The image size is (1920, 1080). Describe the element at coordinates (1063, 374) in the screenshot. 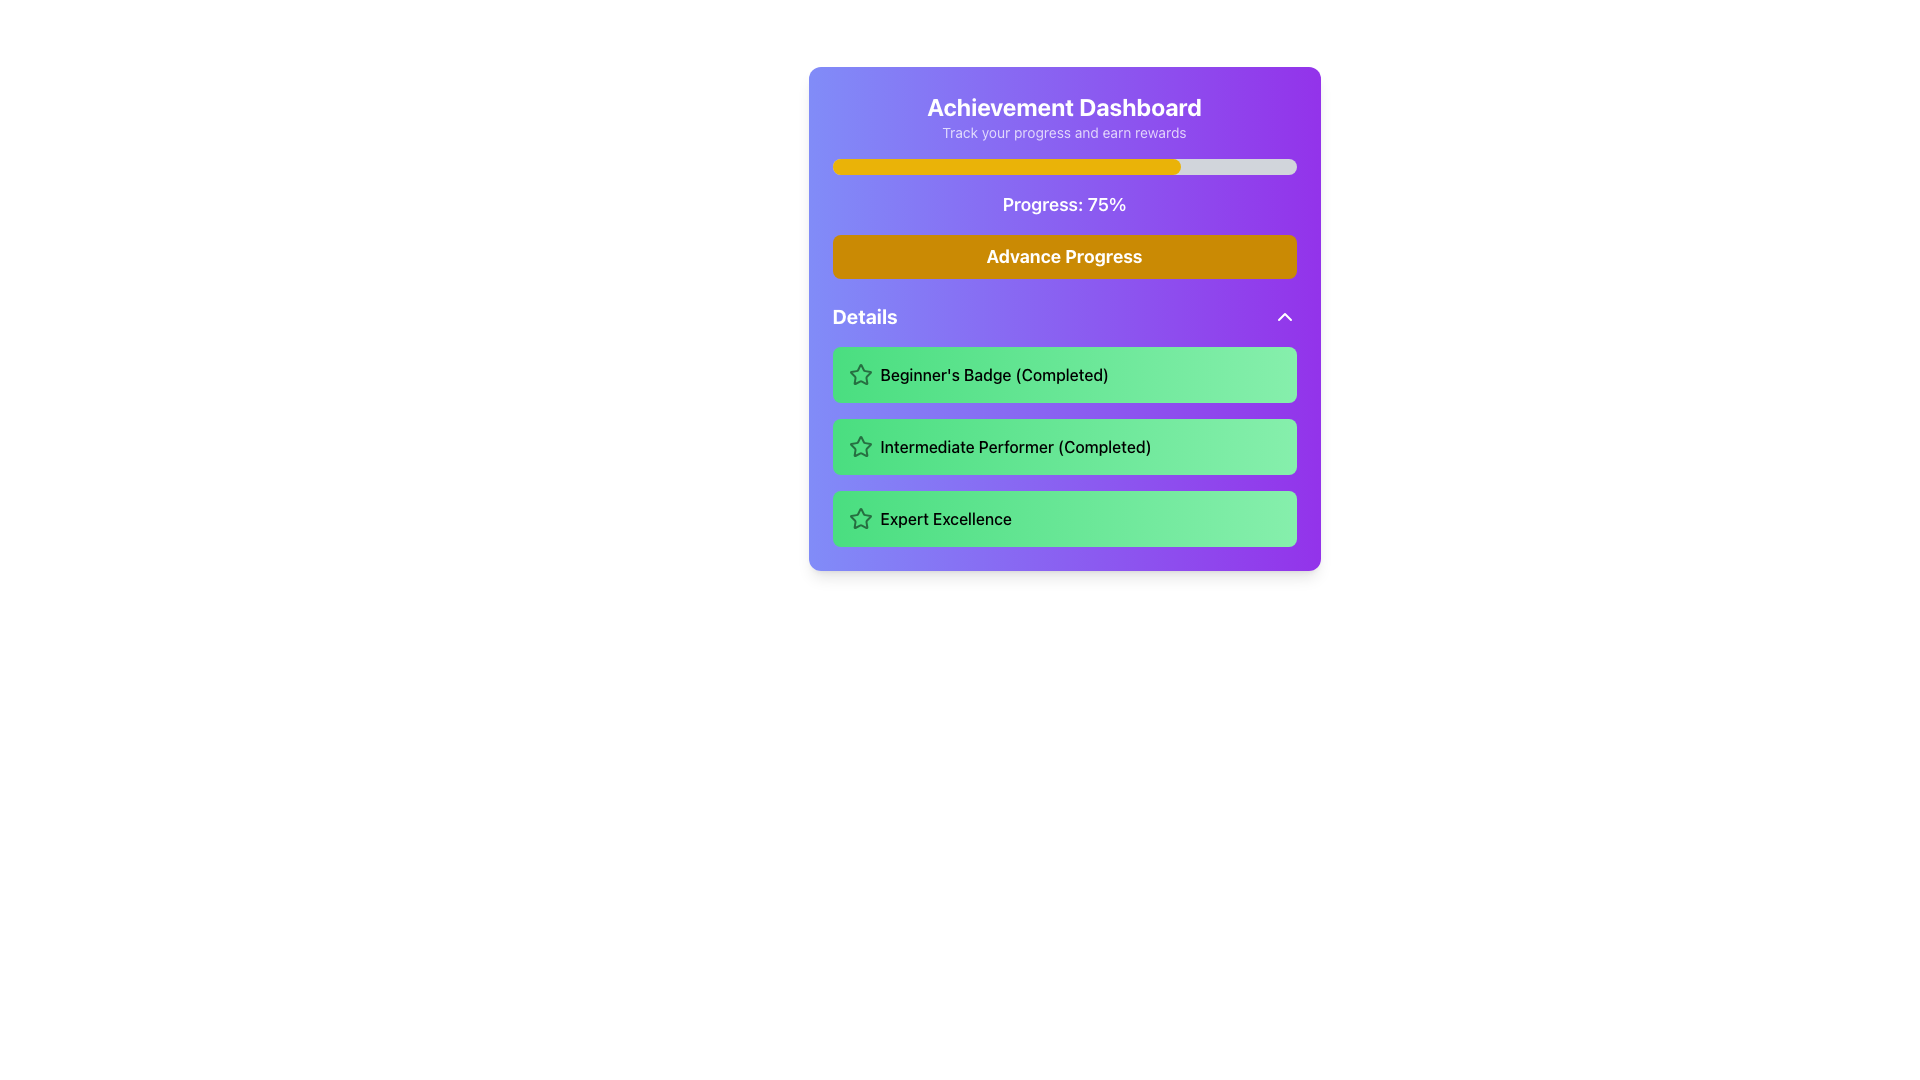

I see `the 'Beginner's Badge' static badge component, which is the first item in the vertically stacked list of badges under the 'Details' section` at that location.